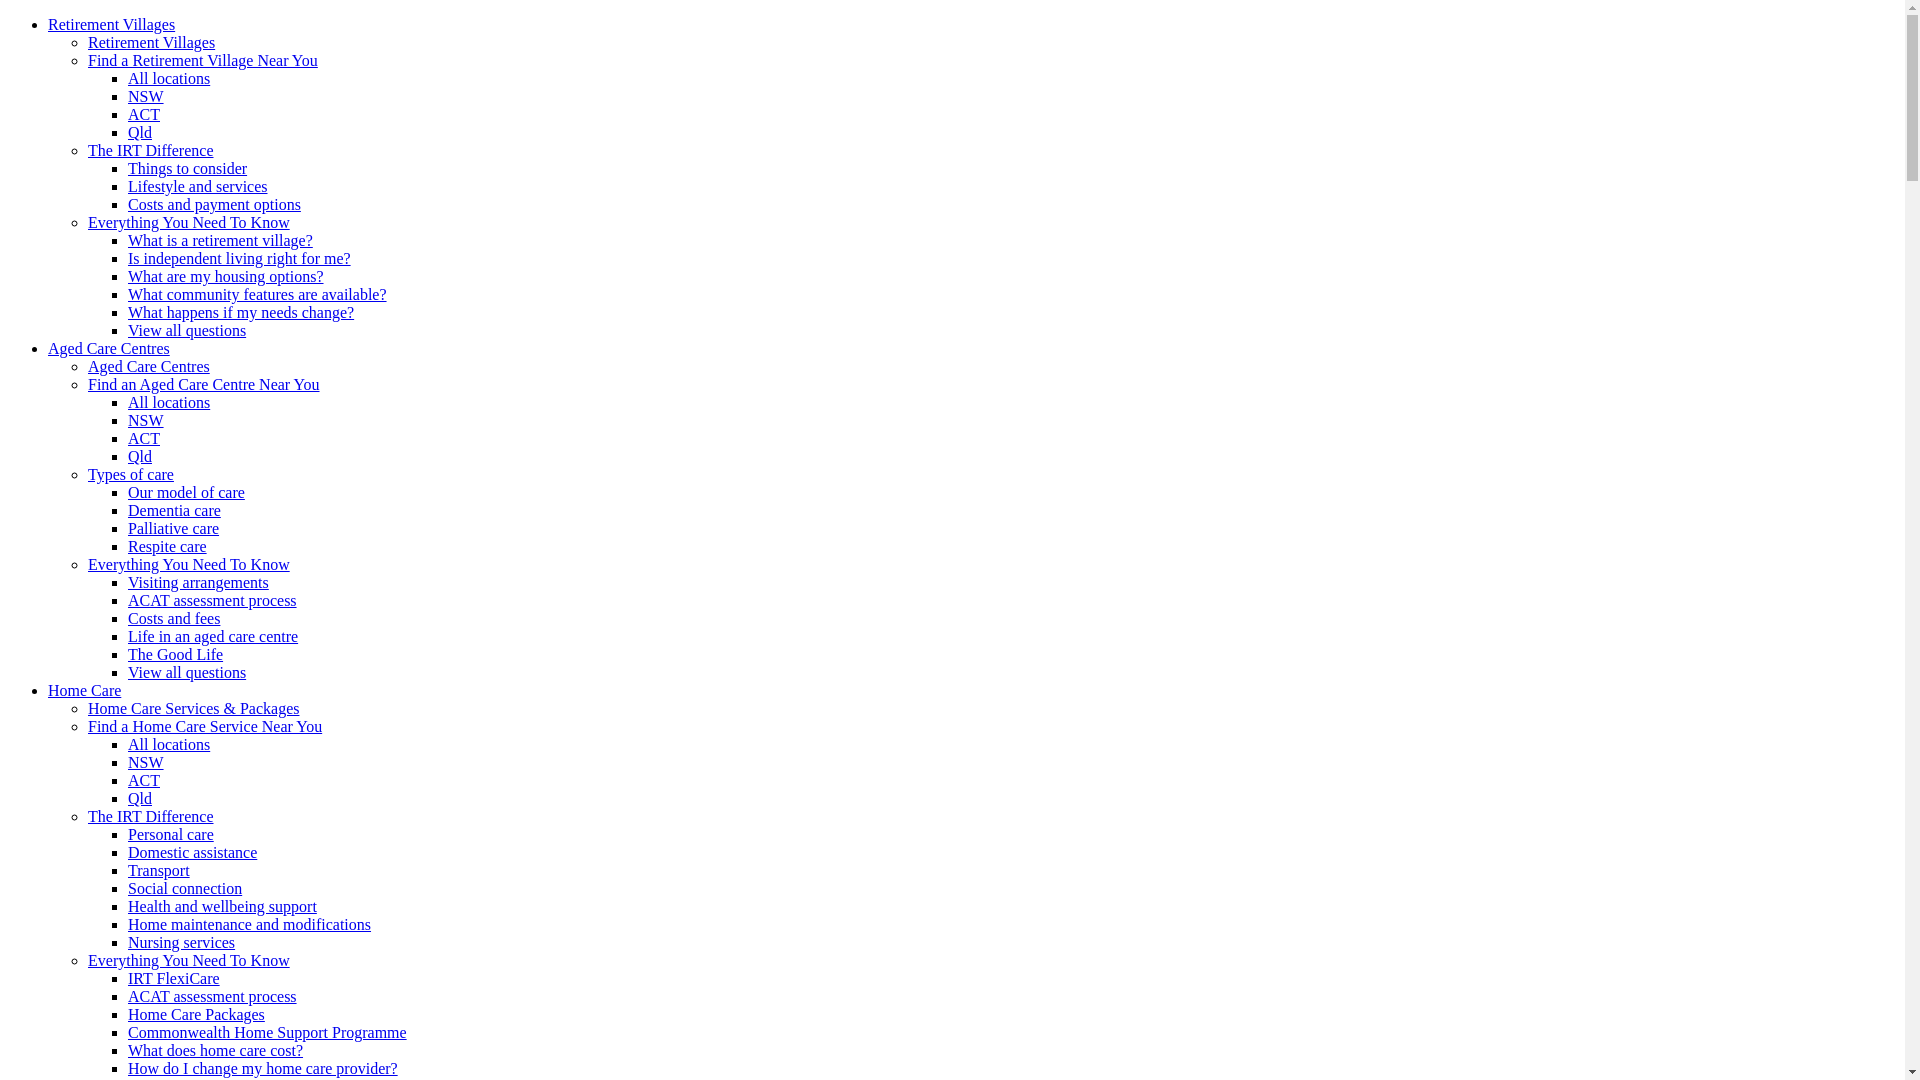 This screenshot has height=1080, width=1920. I want to click on 'Respite care', so click(167, 546).